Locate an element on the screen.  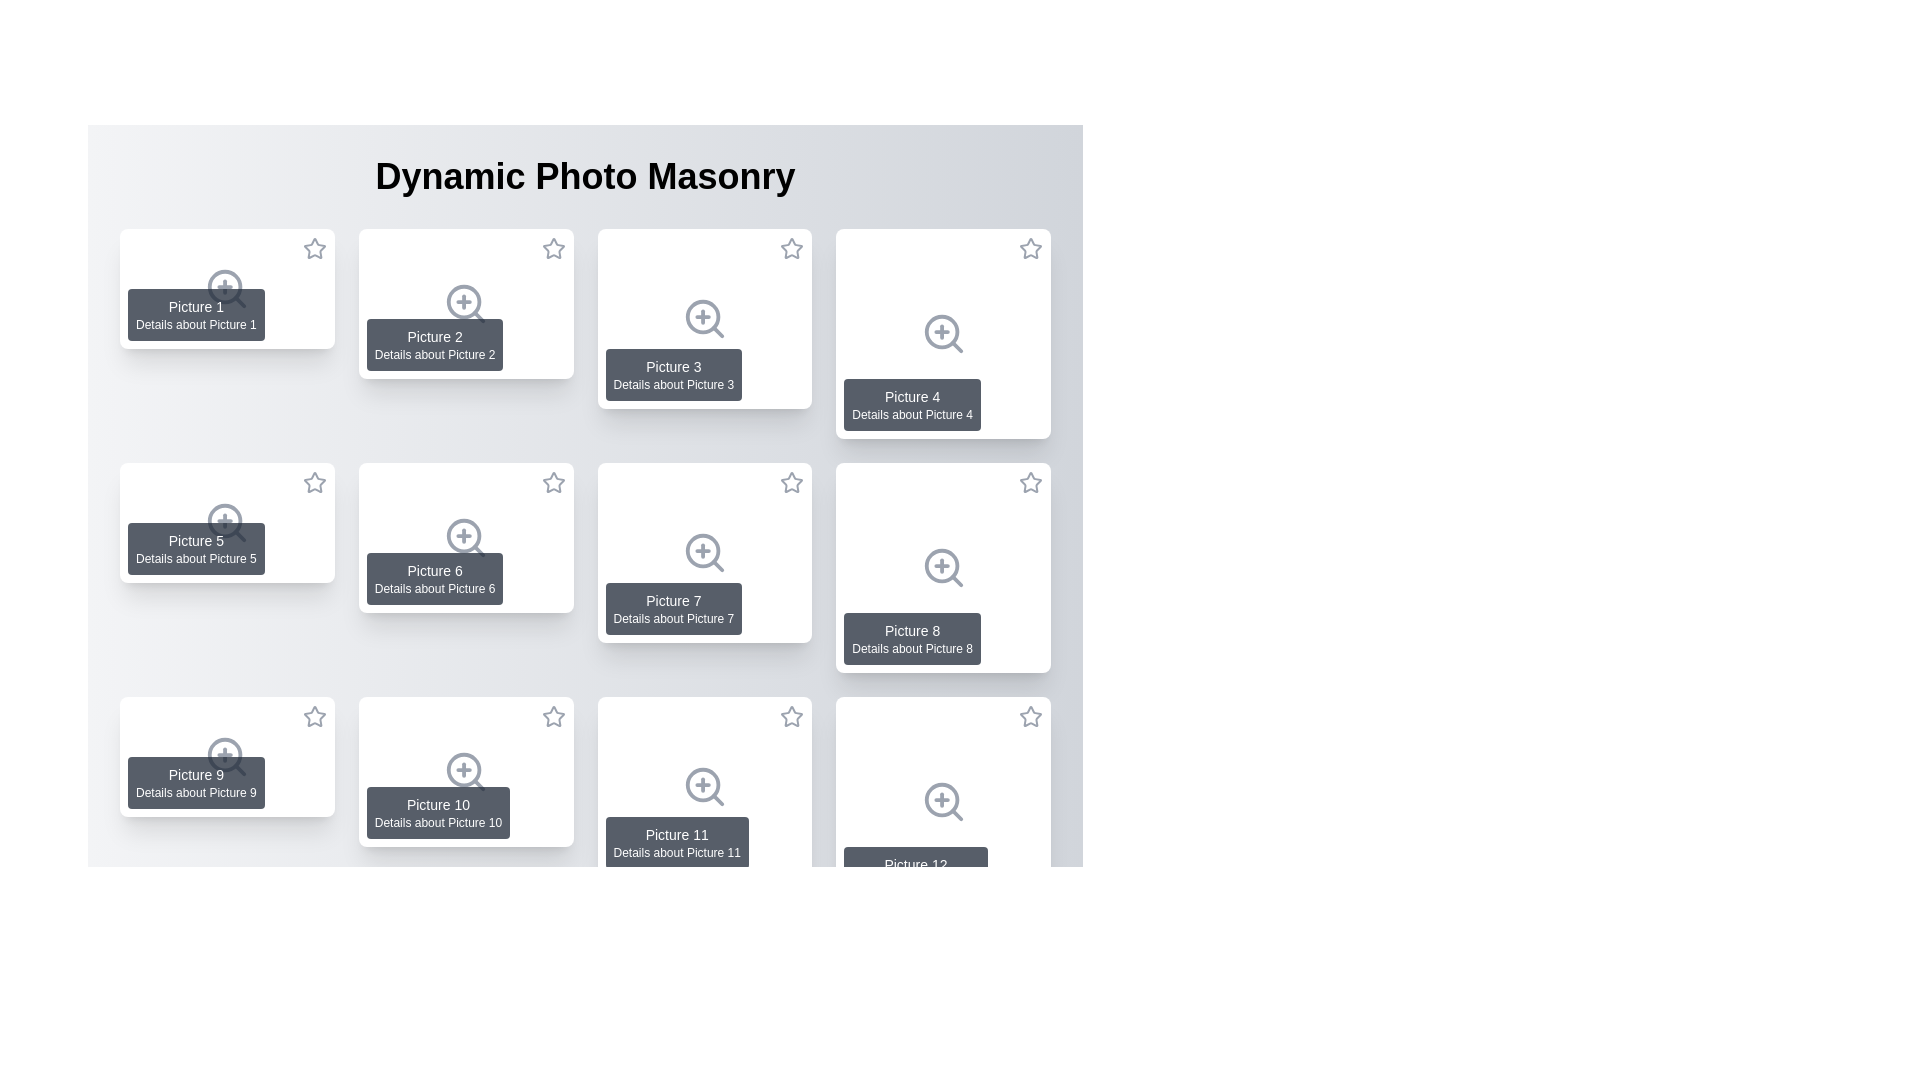
the star-shaped icon with a gray border located at the top-right corner of the card labeled 'Picture 7' to interact with it is located at coordinates (791, 482).